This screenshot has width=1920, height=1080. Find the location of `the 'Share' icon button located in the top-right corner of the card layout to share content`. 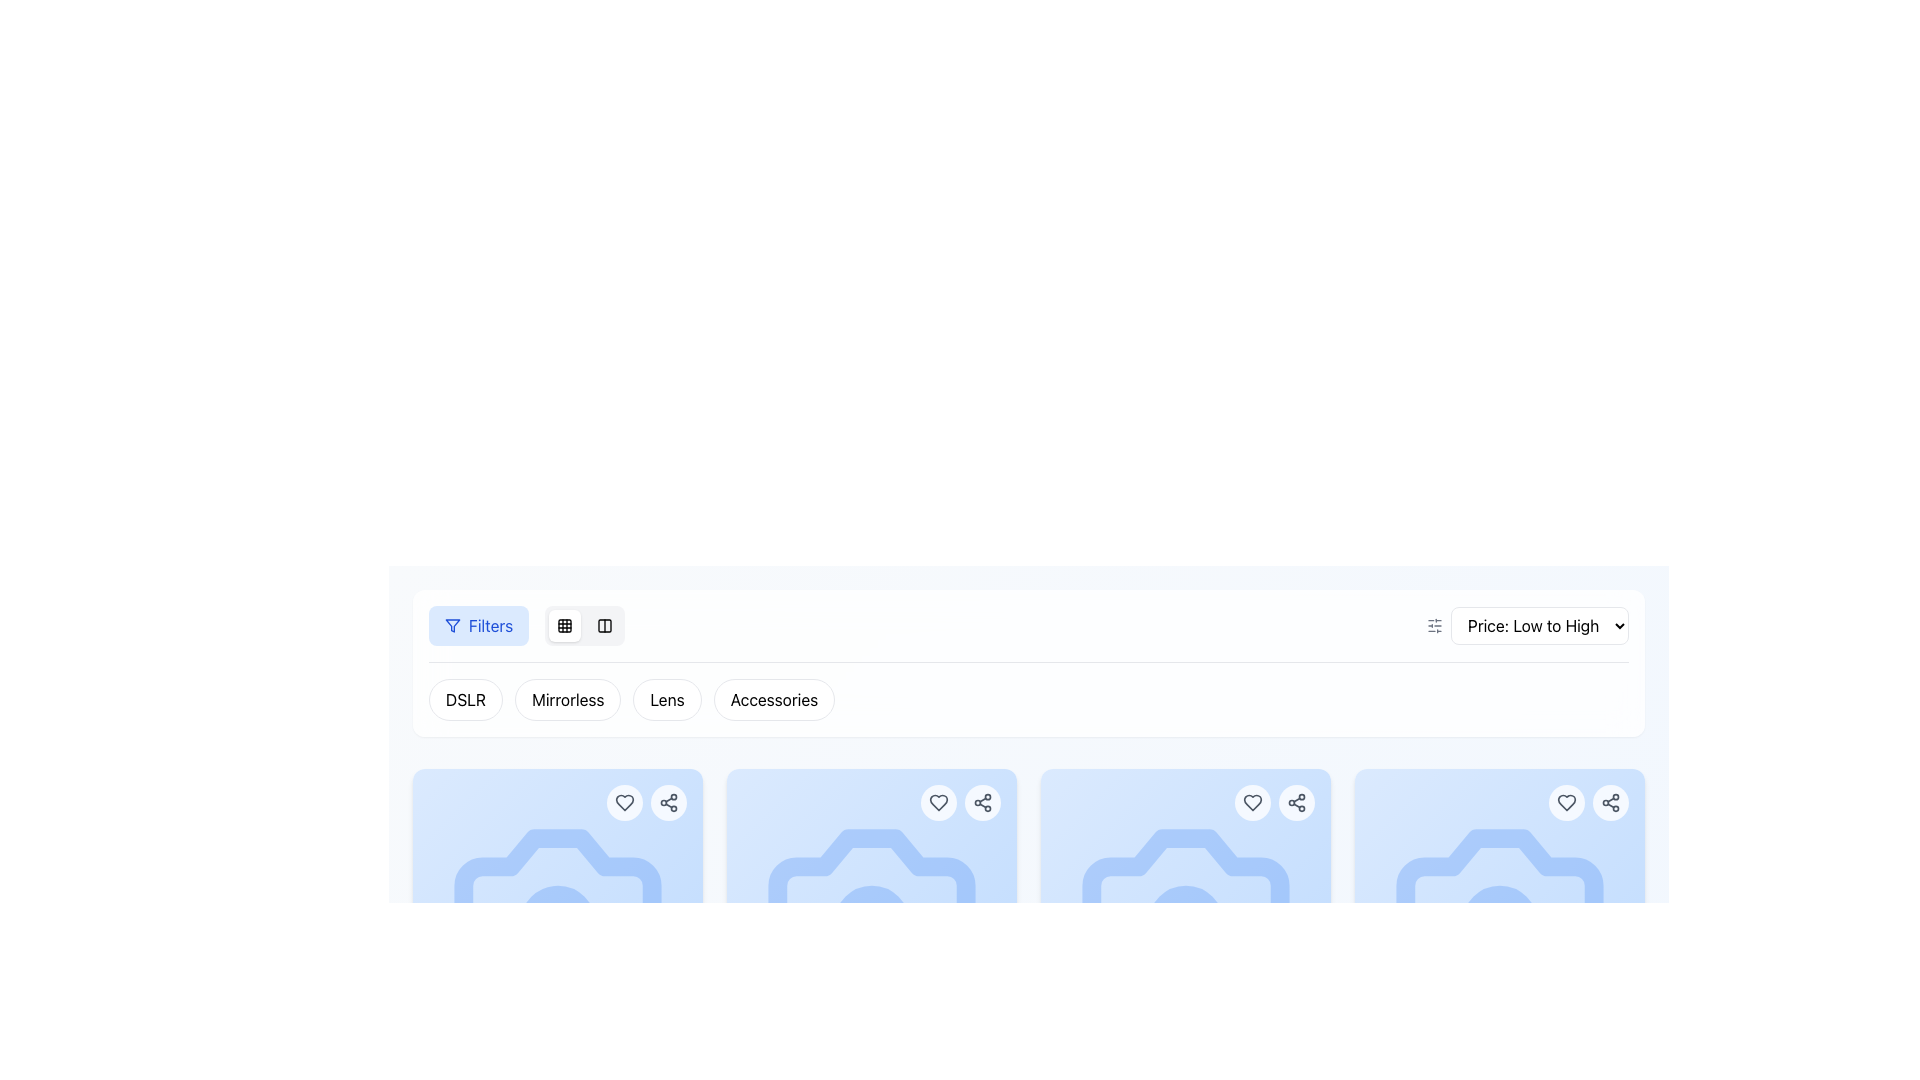

the 'Share' icon button located in the top-right corner of the card layout to share content is located at coordinates (1611, 801).